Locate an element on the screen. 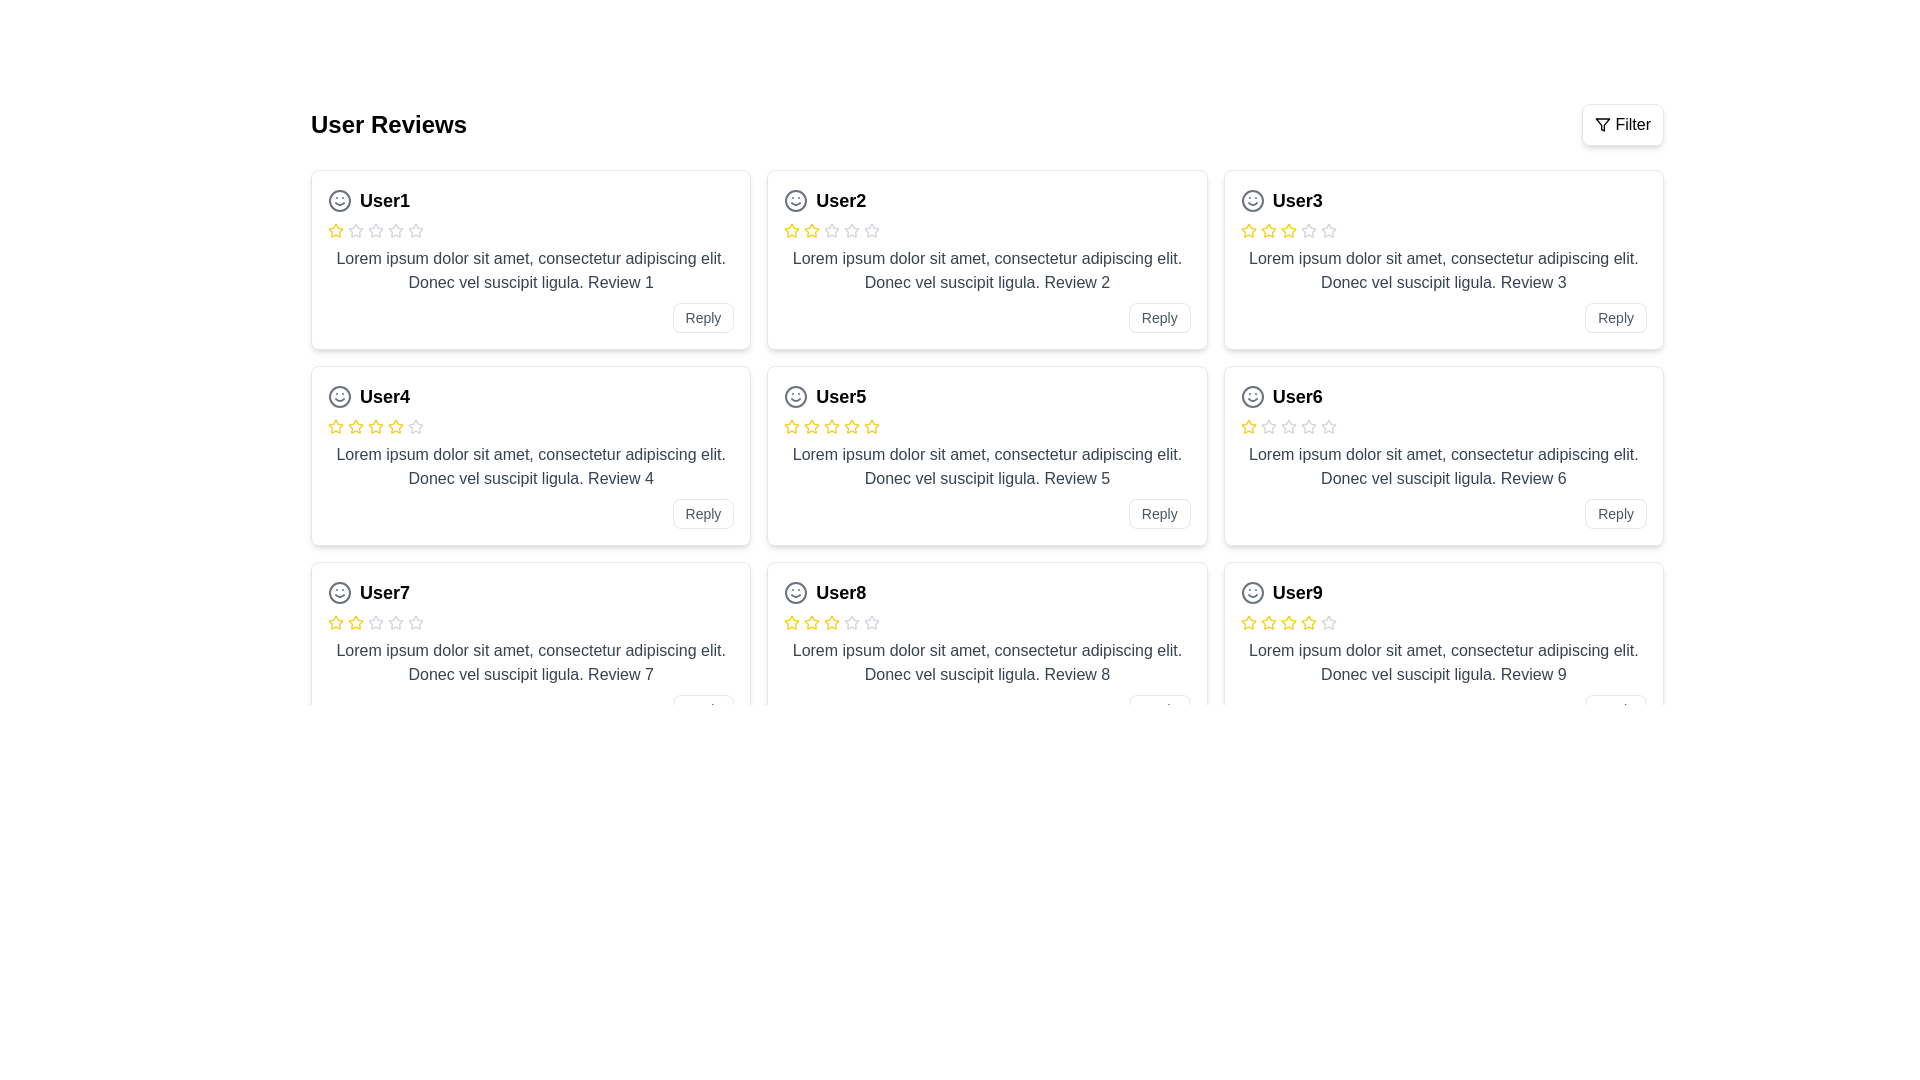 Image resolution: width=1920 pixels, height=1080 pixels. the reply button located at the bottom right of the review panel labeled 'User5' to change its background color is located at coordinates (1159, 512).